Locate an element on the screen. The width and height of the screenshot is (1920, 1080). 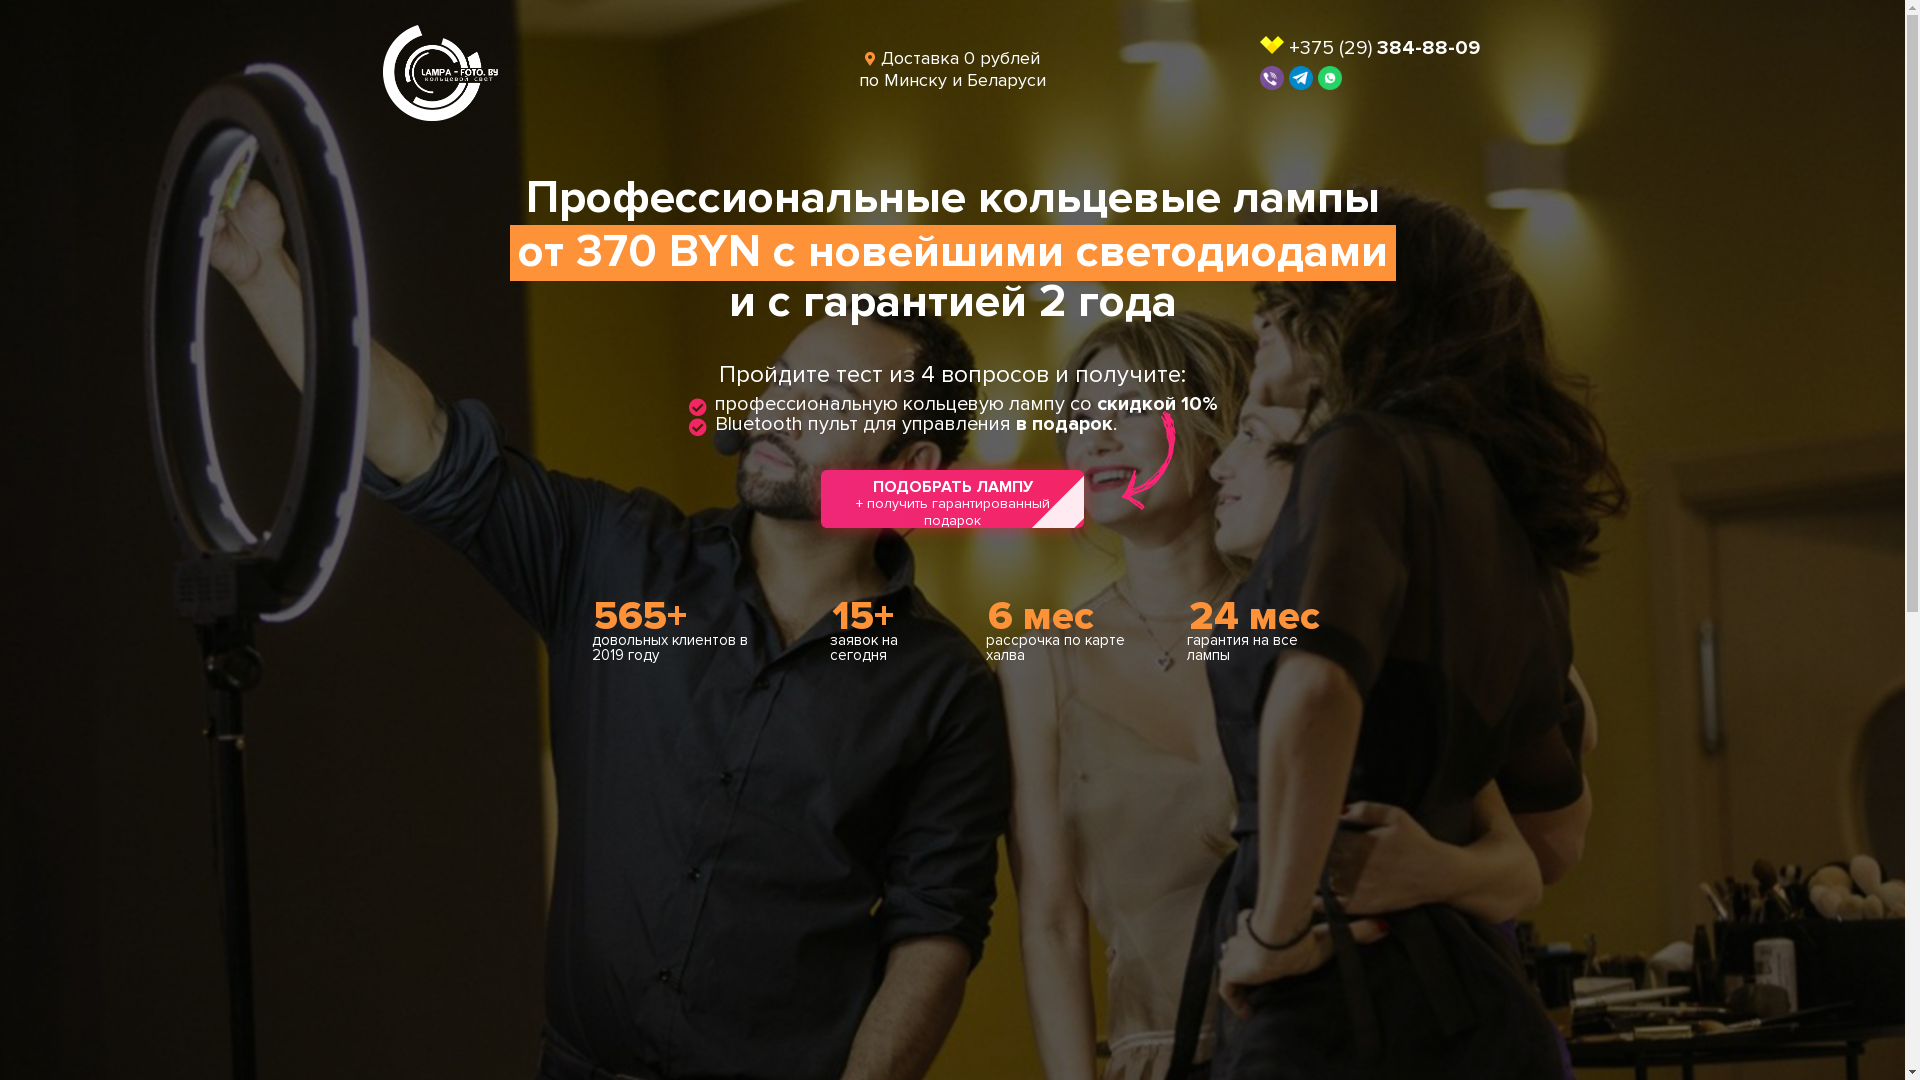
'+375 (29) 384-88-09' is located at coordinates (1383, 46).